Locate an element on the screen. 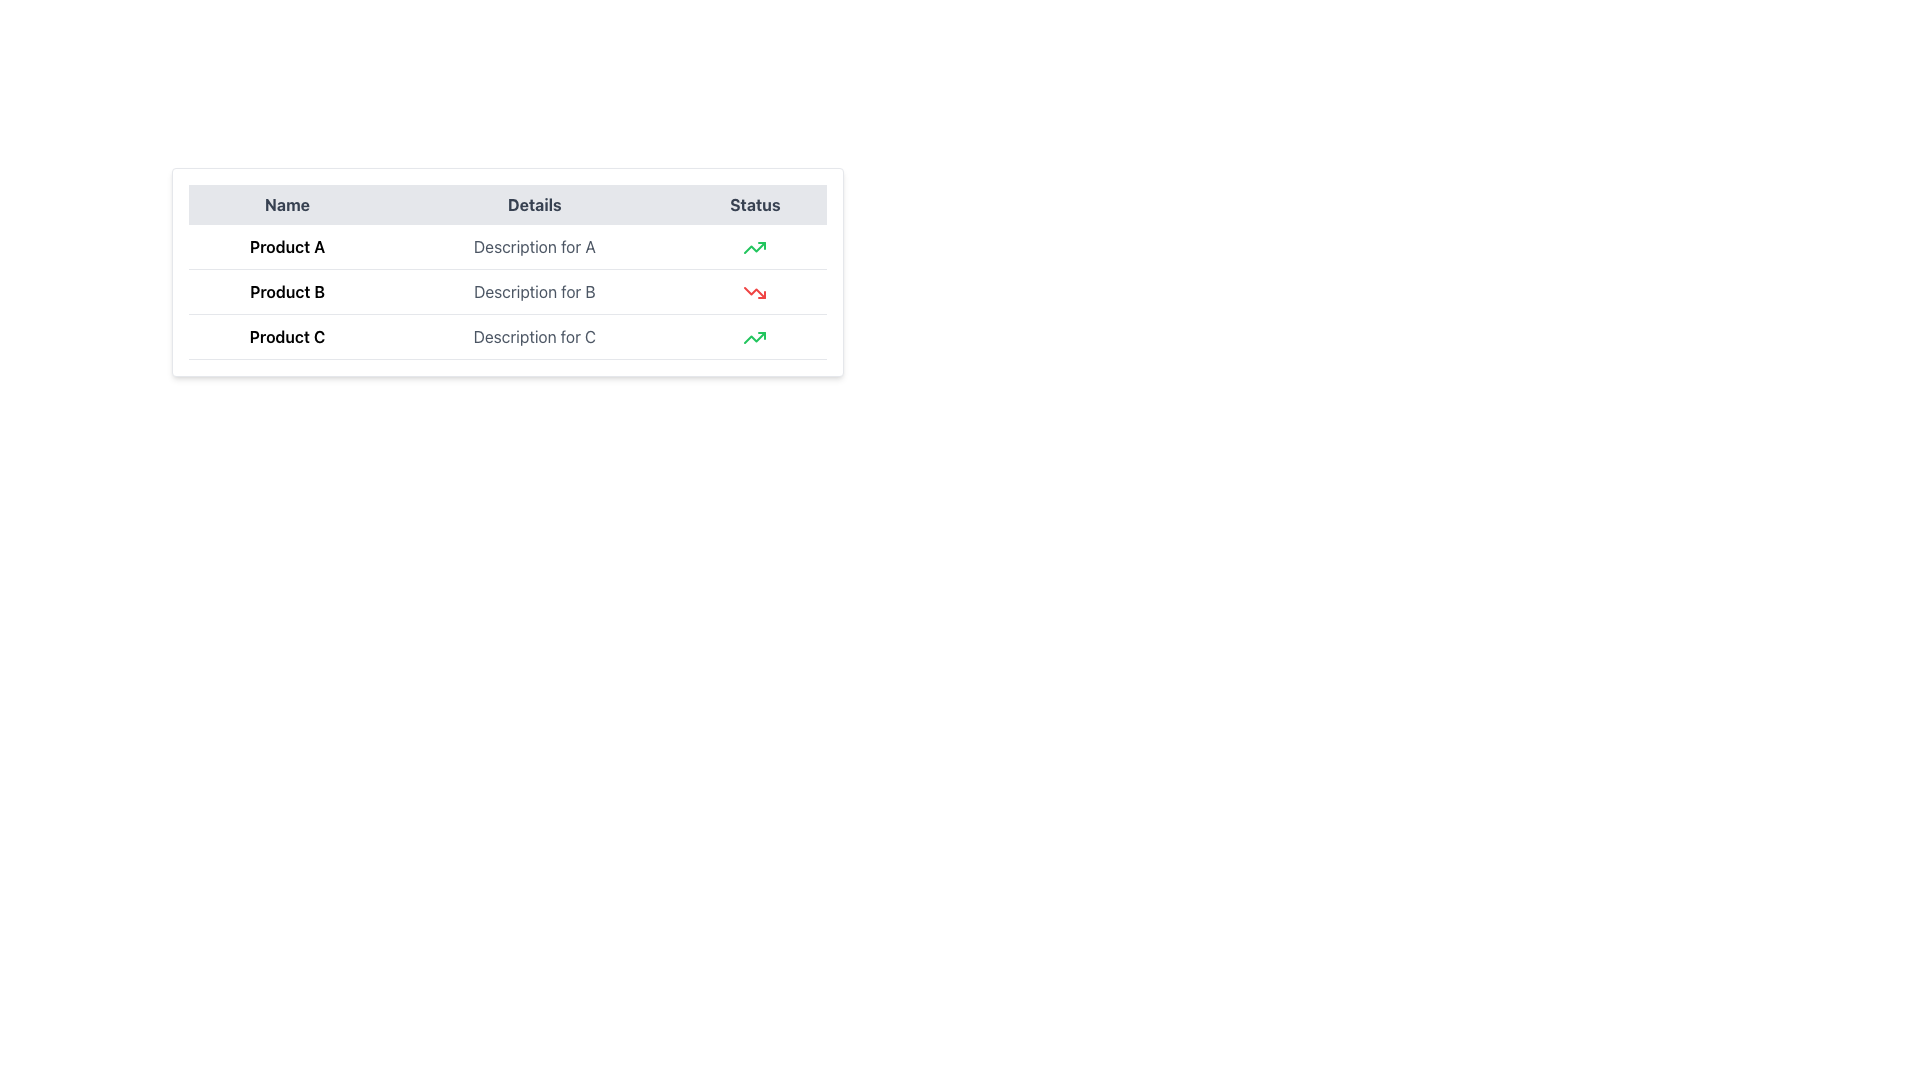 The image size is (1920, 1080). the green upward trending arrow icon located in the third row of the table under the 'Status' column is located at coordinates (754, 337).